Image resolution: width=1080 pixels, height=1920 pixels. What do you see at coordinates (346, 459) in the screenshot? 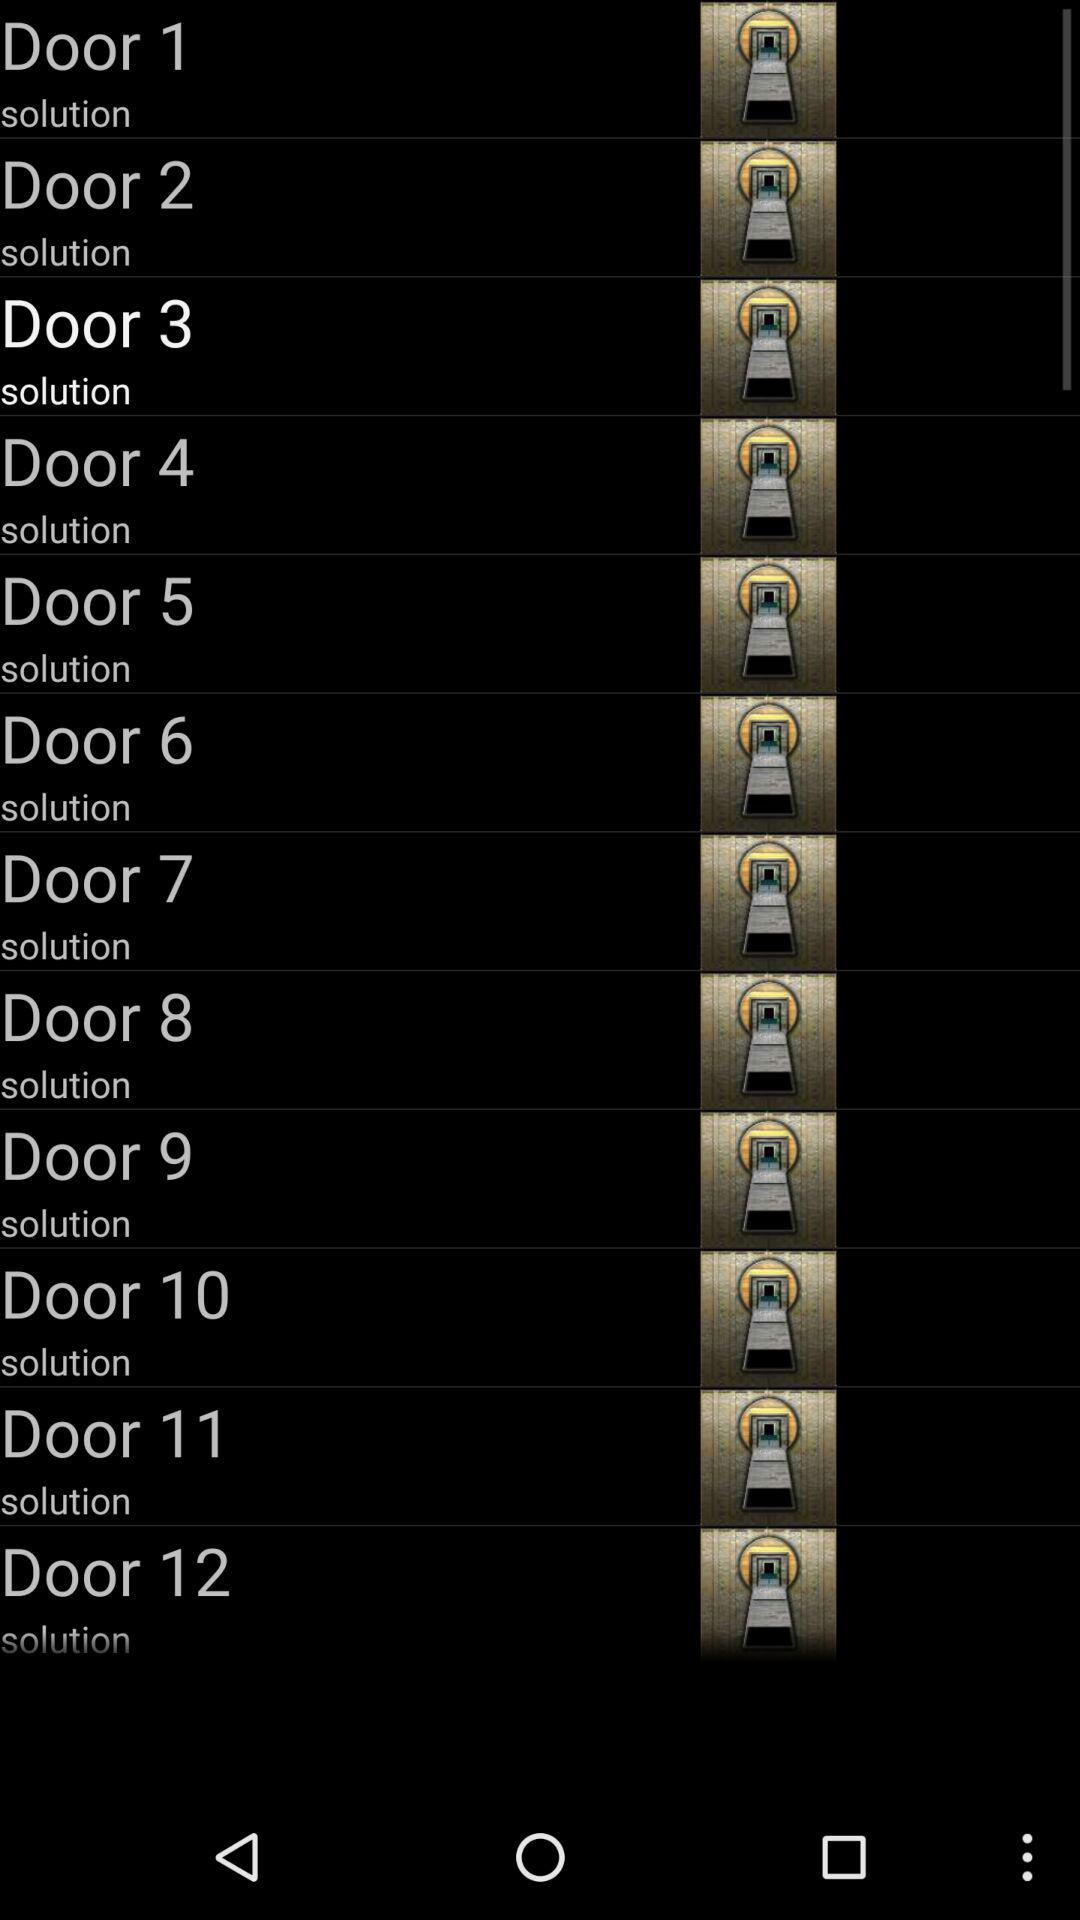
I see `door 4` at bounding box center [346, 459].